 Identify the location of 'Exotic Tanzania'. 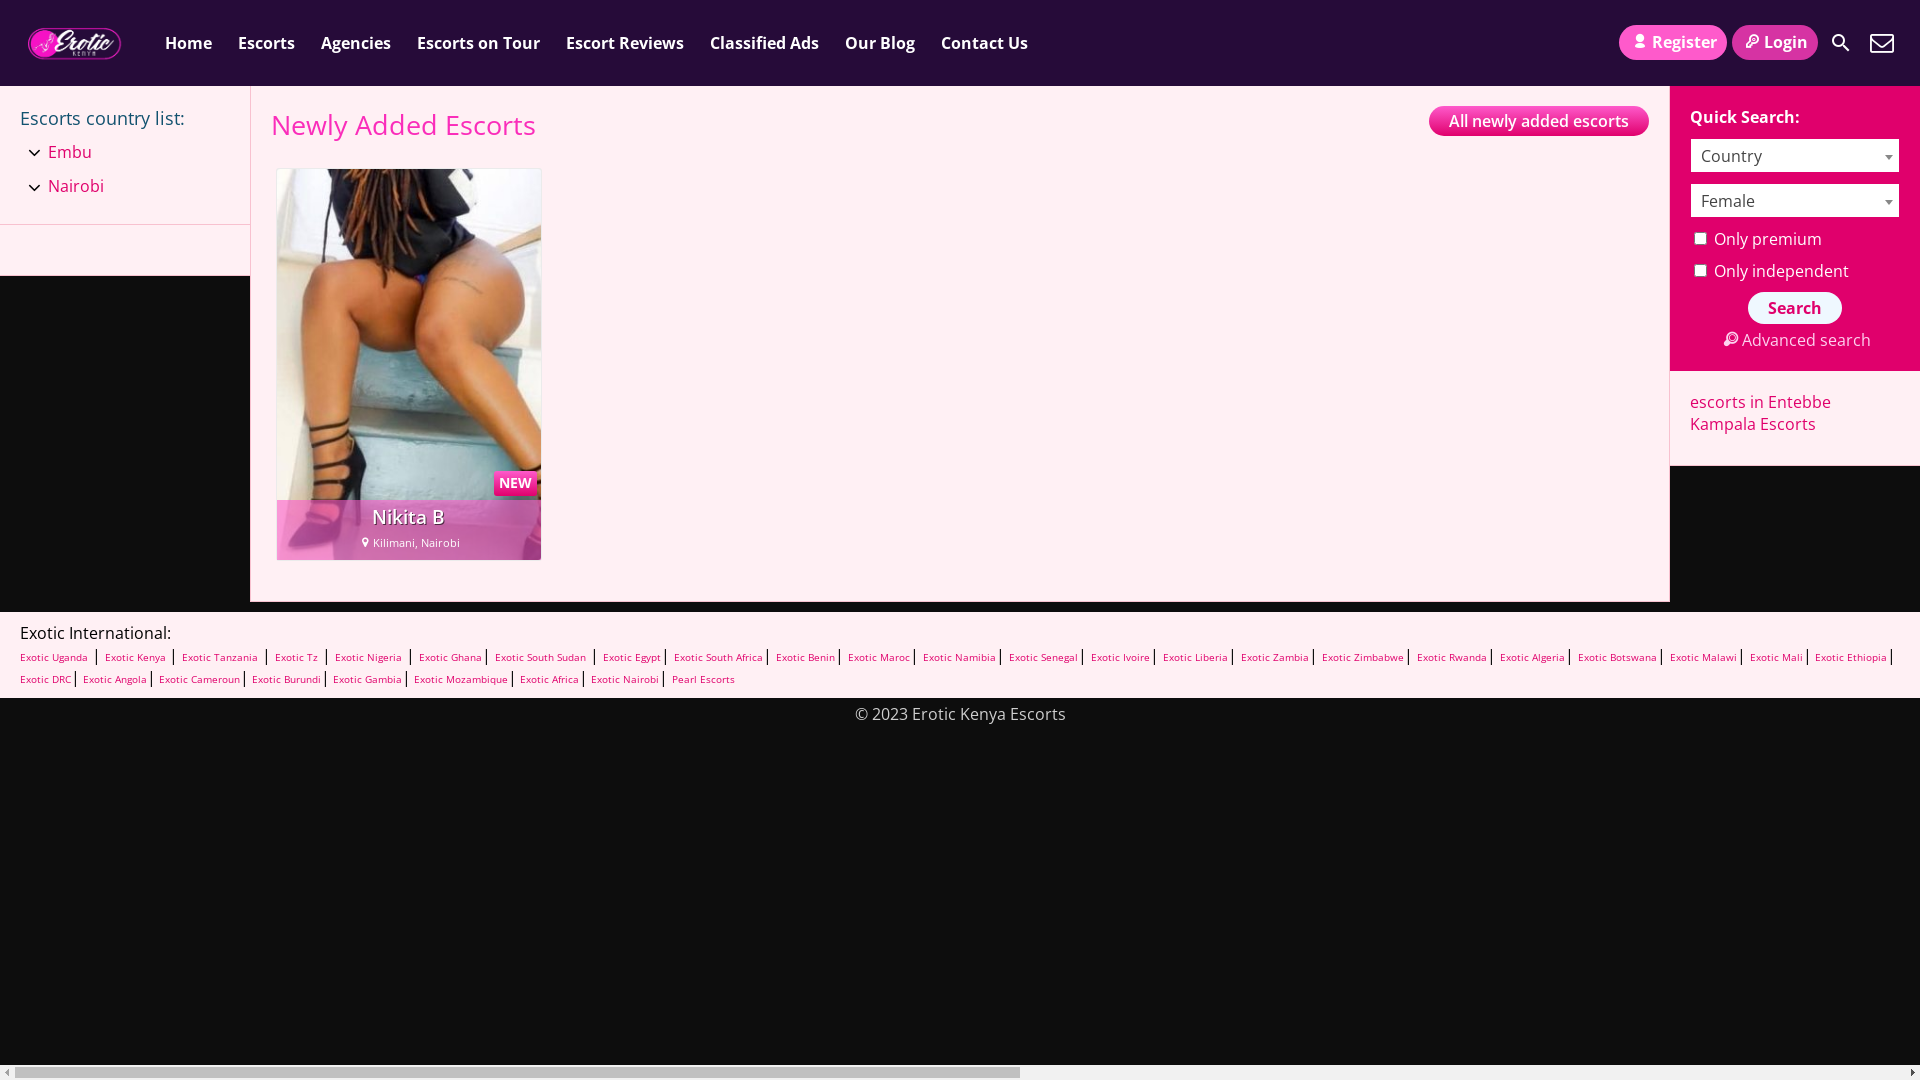
(220, 656).